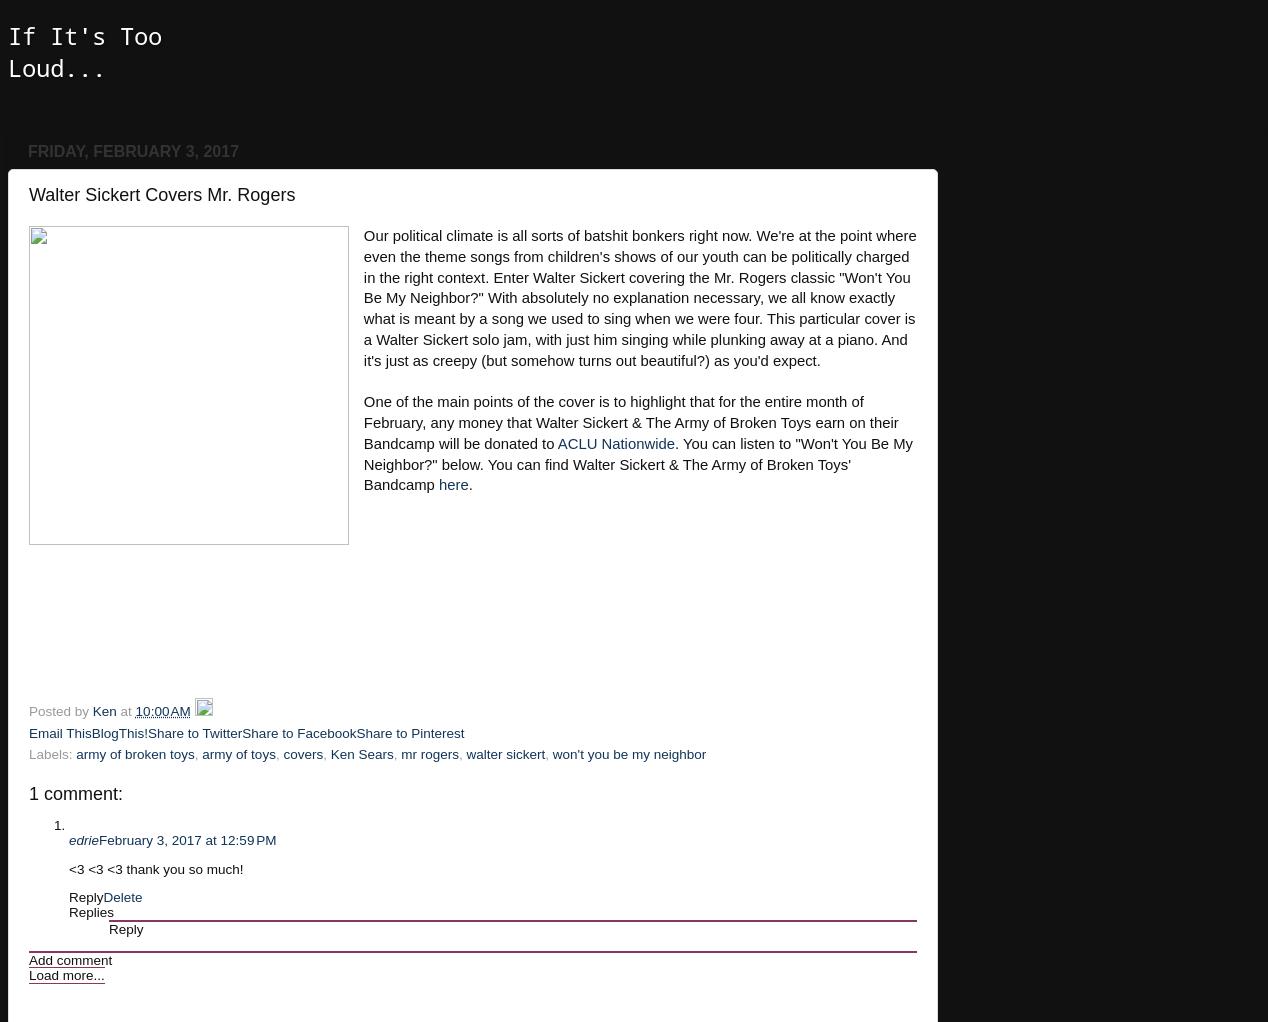 This screenshot has width=1268, height=1022. Describe the element at coordinates (186, 840) in the screenshot. I see `'February 3, 2017 at 12:59 PM'` at that location.